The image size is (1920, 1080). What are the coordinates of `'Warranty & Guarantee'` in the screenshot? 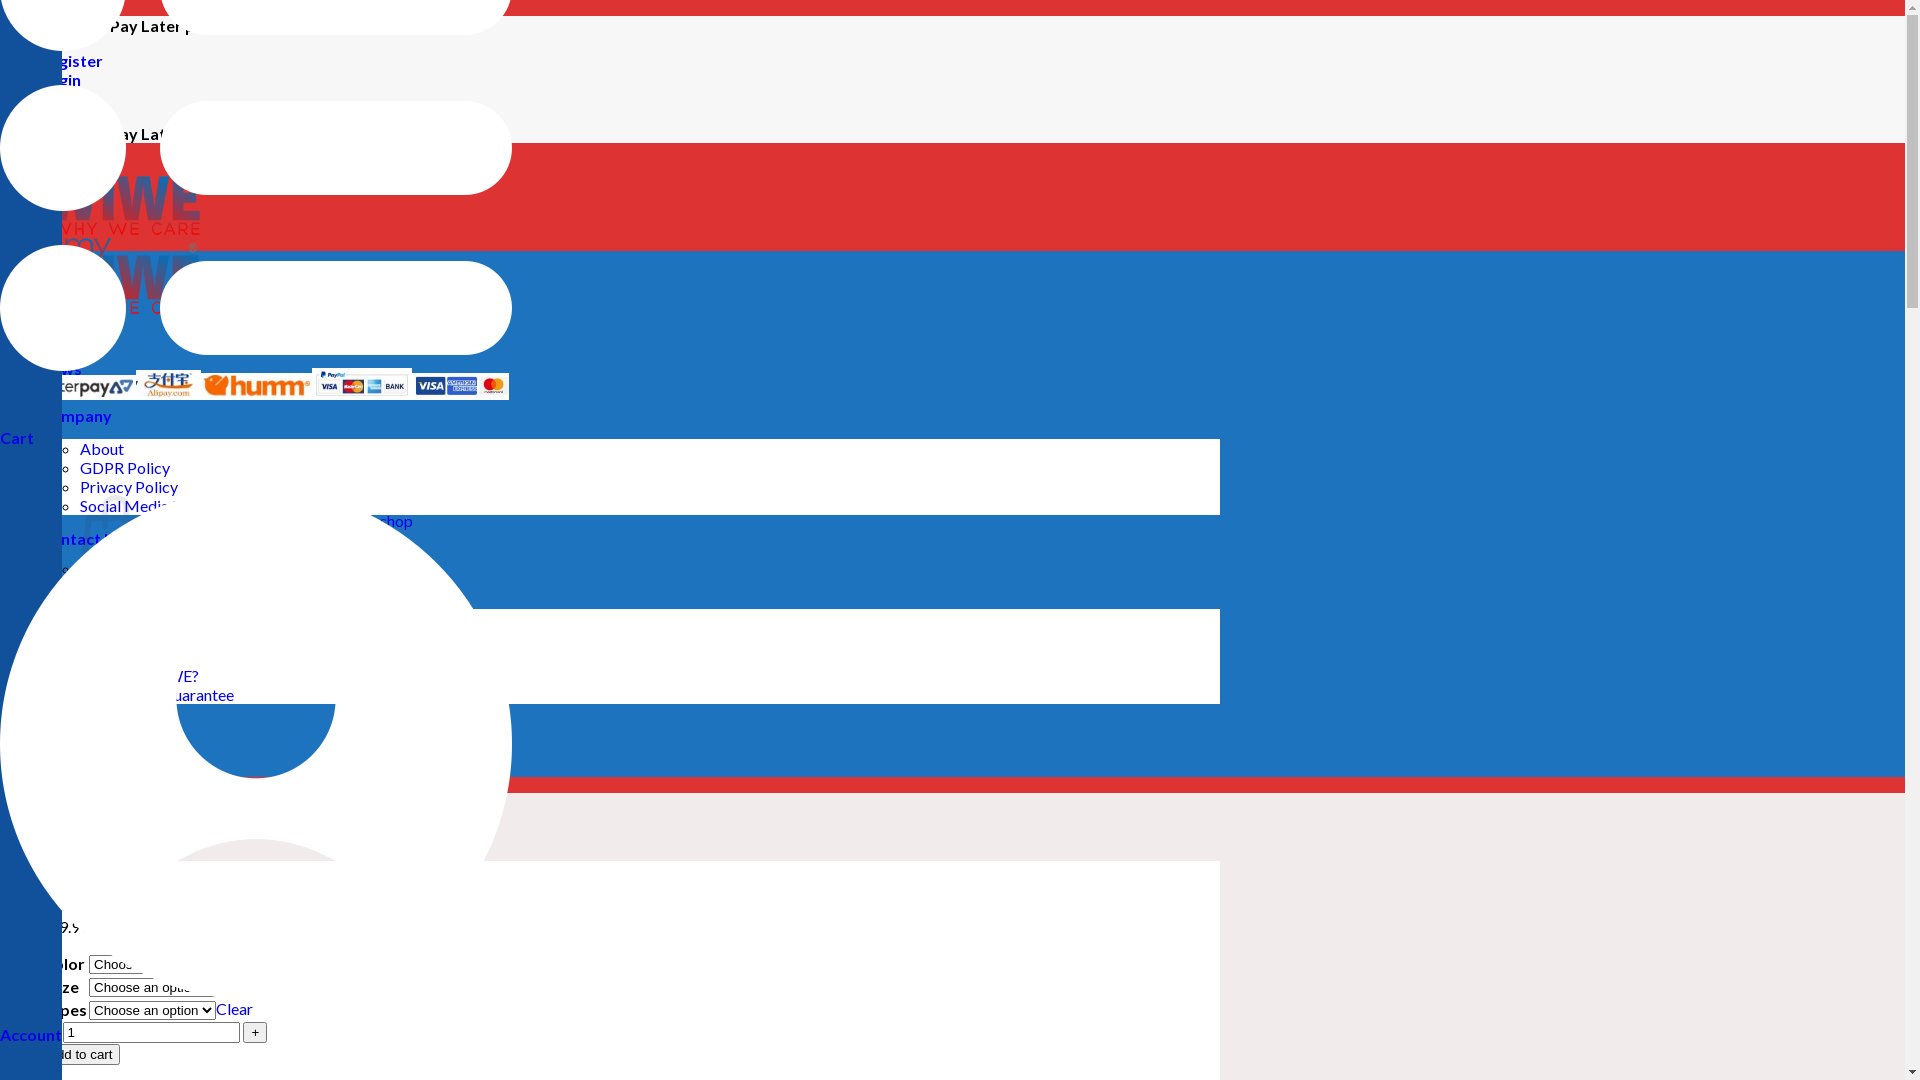 It's located at (156, 693).